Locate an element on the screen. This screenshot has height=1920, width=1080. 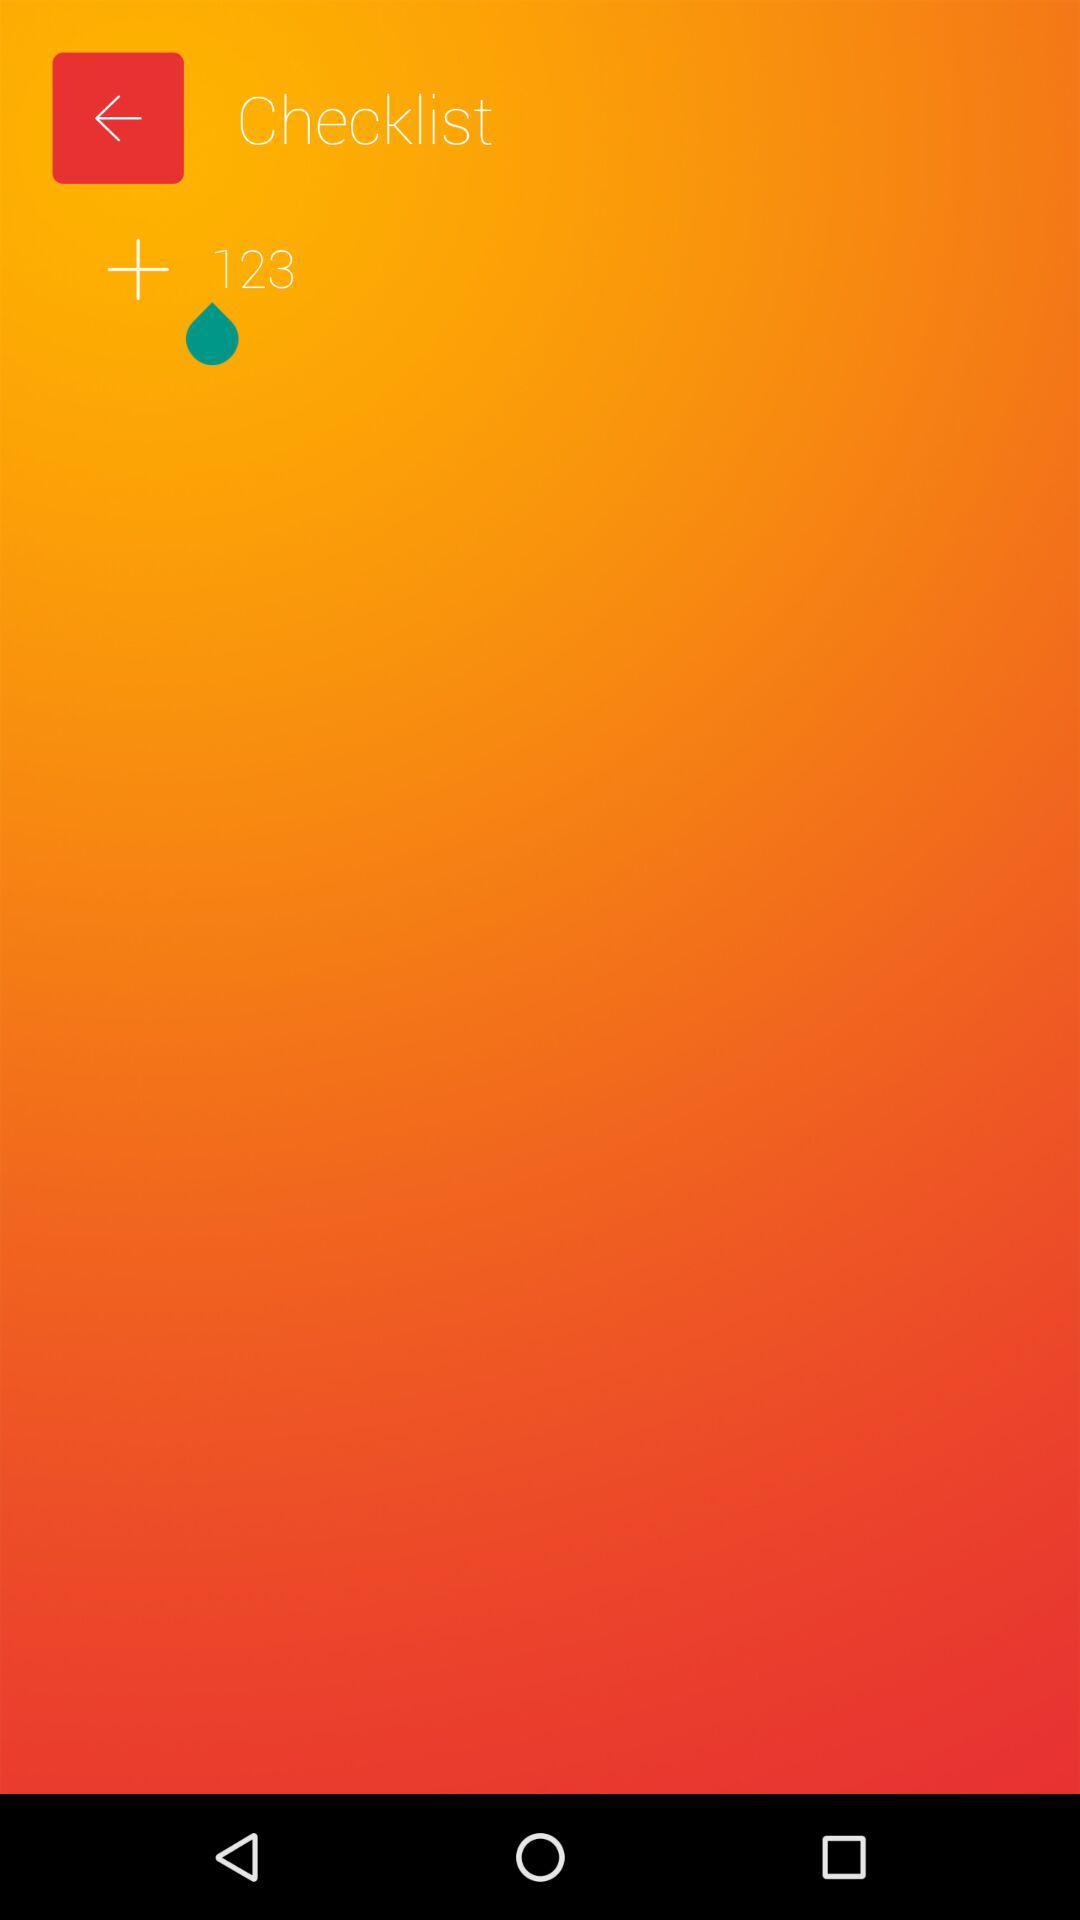
123 item is located at coordinates (540, 268).